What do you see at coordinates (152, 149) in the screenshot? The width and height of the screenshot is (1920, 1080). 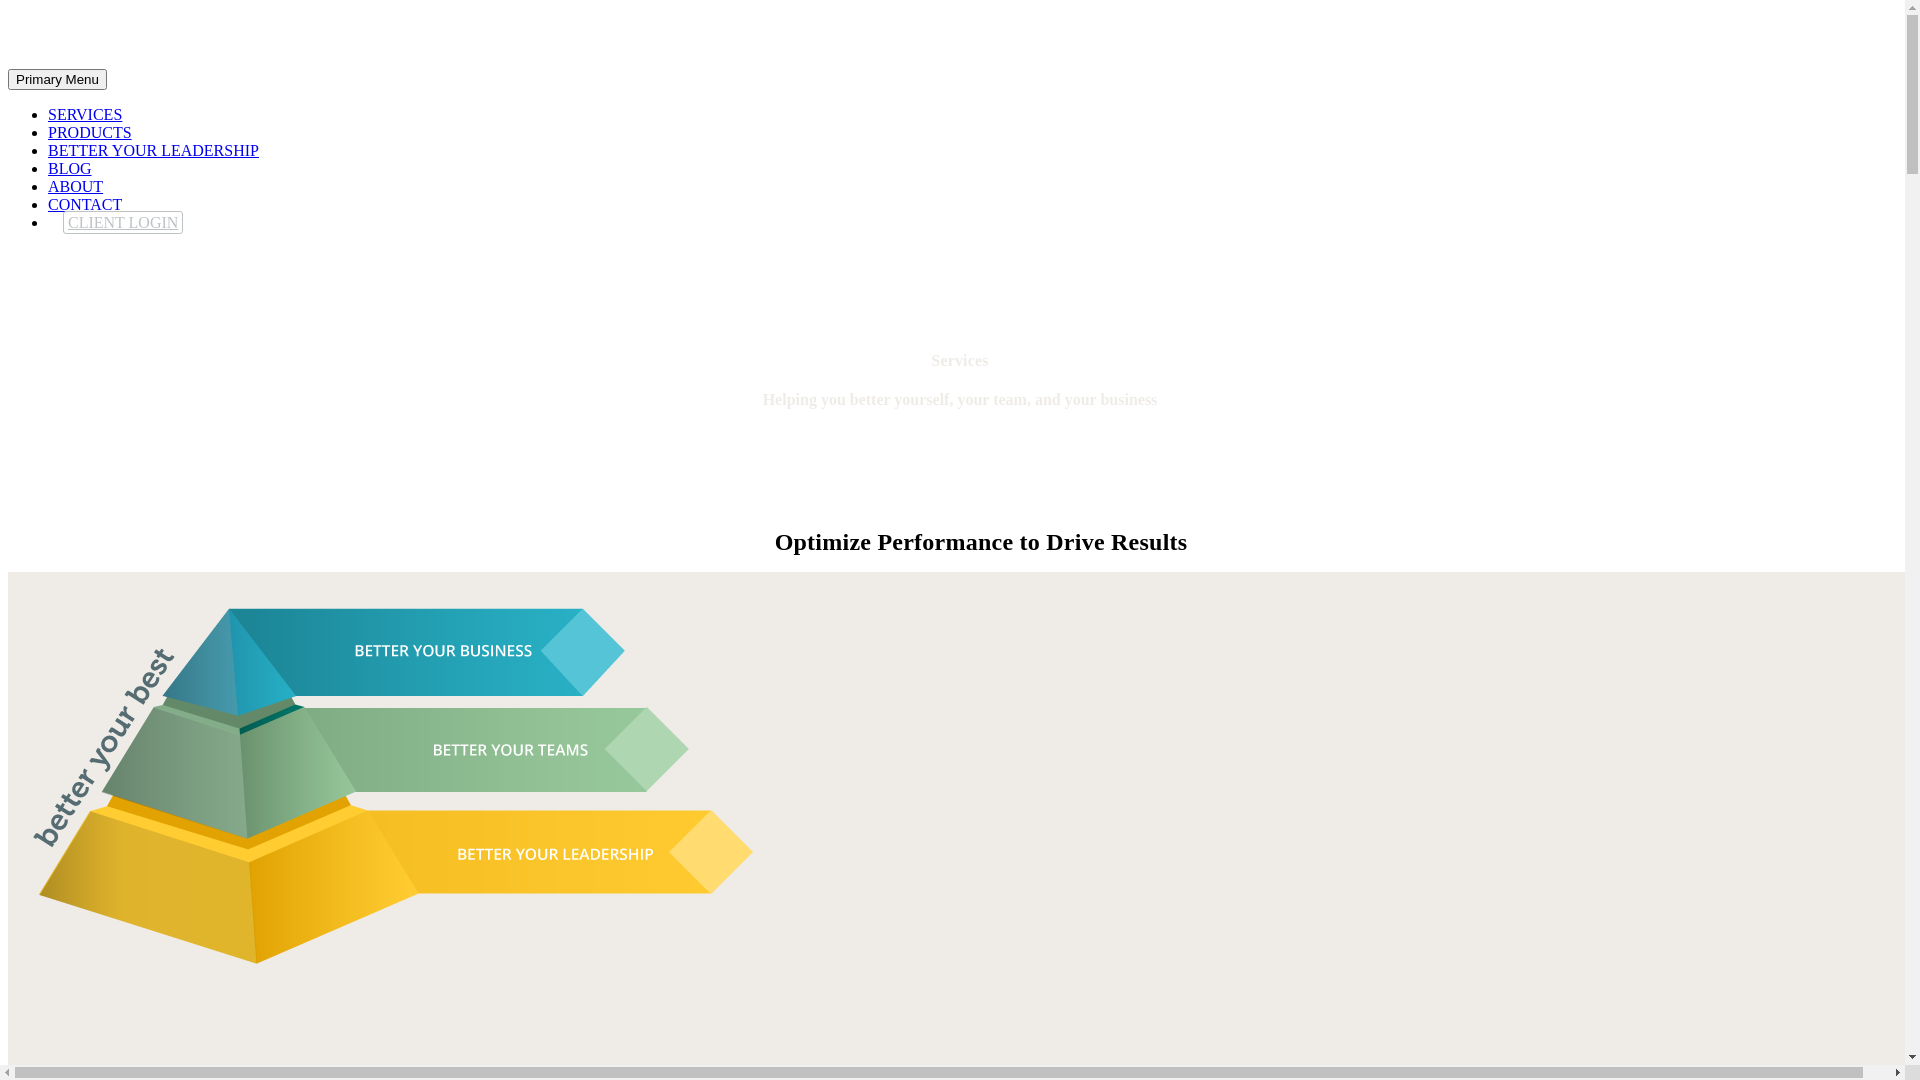 I see `'BETTER YOUR LEADERSHIP'` at bounding box center [152, 149].